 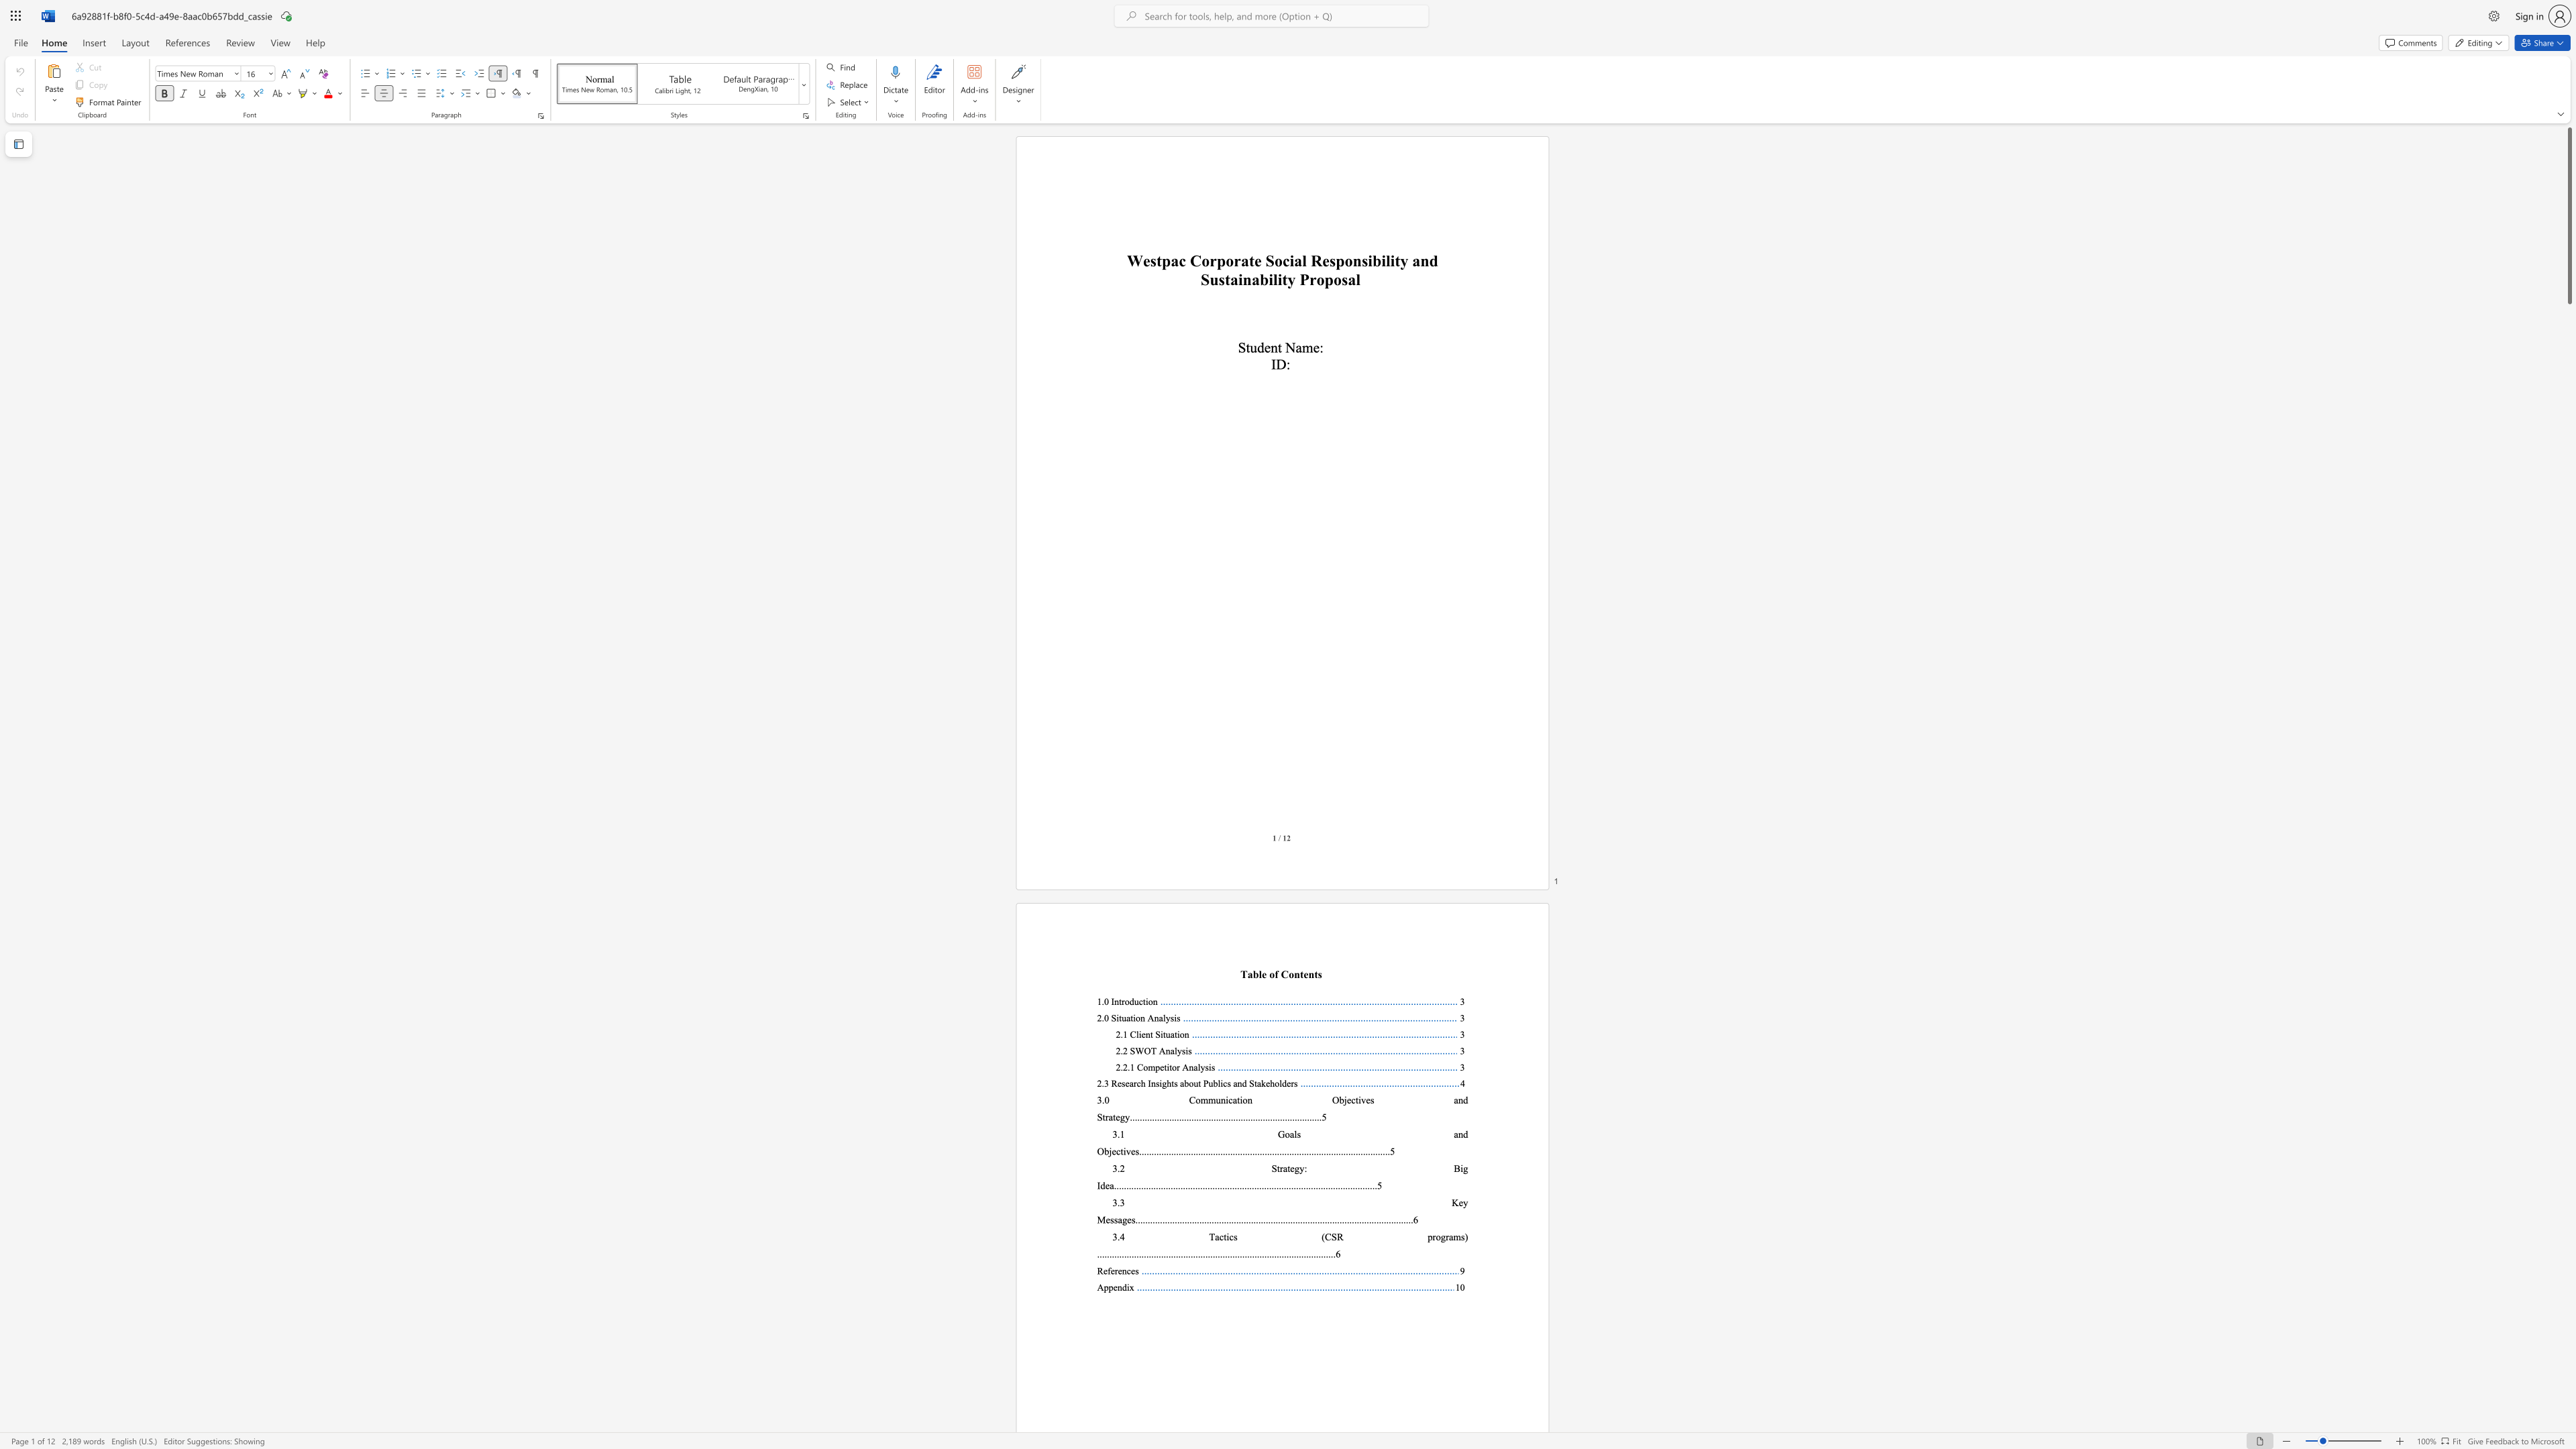 What do you see at coordinates (1273, 347) in the screenshot?
I see `the 1th character "n" in the text` at bounding box center [1273, 347].